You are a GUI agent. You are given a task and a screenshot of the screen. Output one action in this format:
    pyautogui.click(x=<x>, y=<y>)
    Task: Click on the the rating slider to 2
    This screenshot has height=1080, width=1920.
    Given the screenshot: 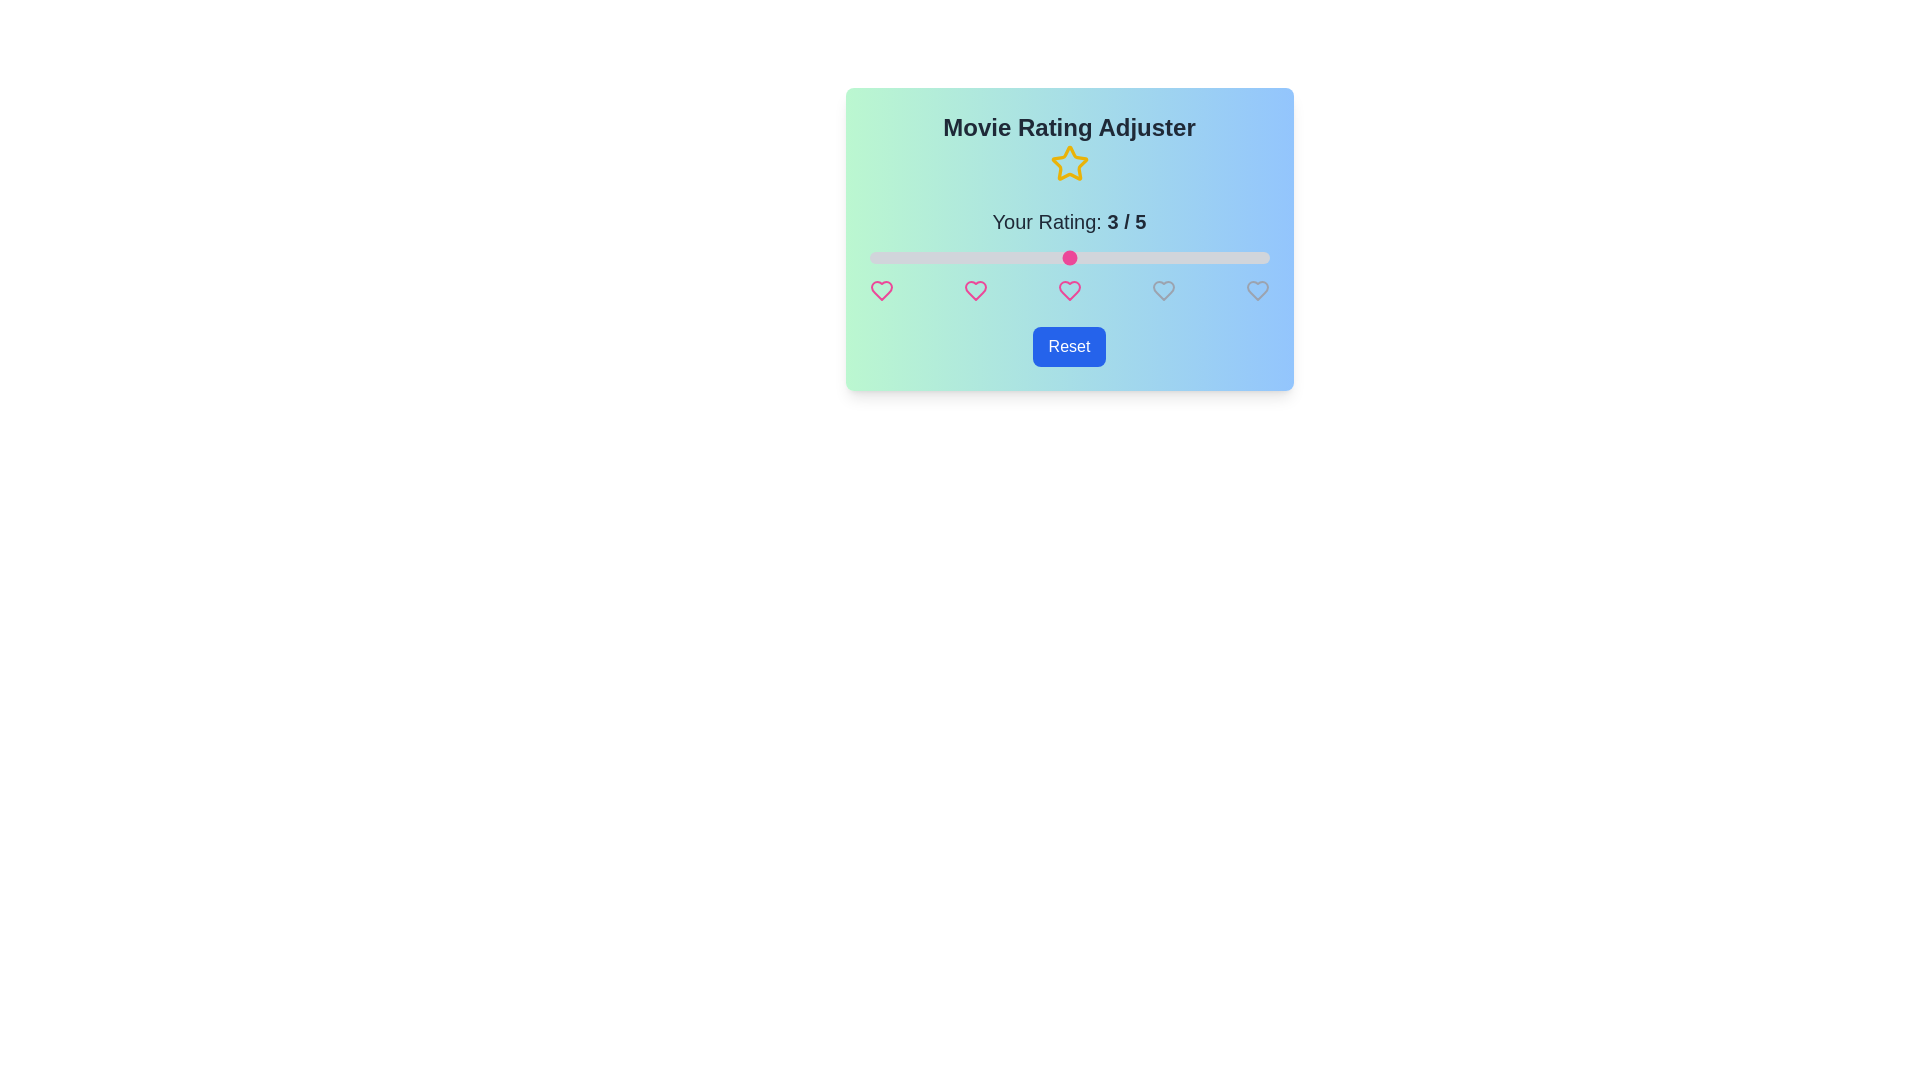 What is the action you would take?
    pyautogui.click(x=969, y=257)
    